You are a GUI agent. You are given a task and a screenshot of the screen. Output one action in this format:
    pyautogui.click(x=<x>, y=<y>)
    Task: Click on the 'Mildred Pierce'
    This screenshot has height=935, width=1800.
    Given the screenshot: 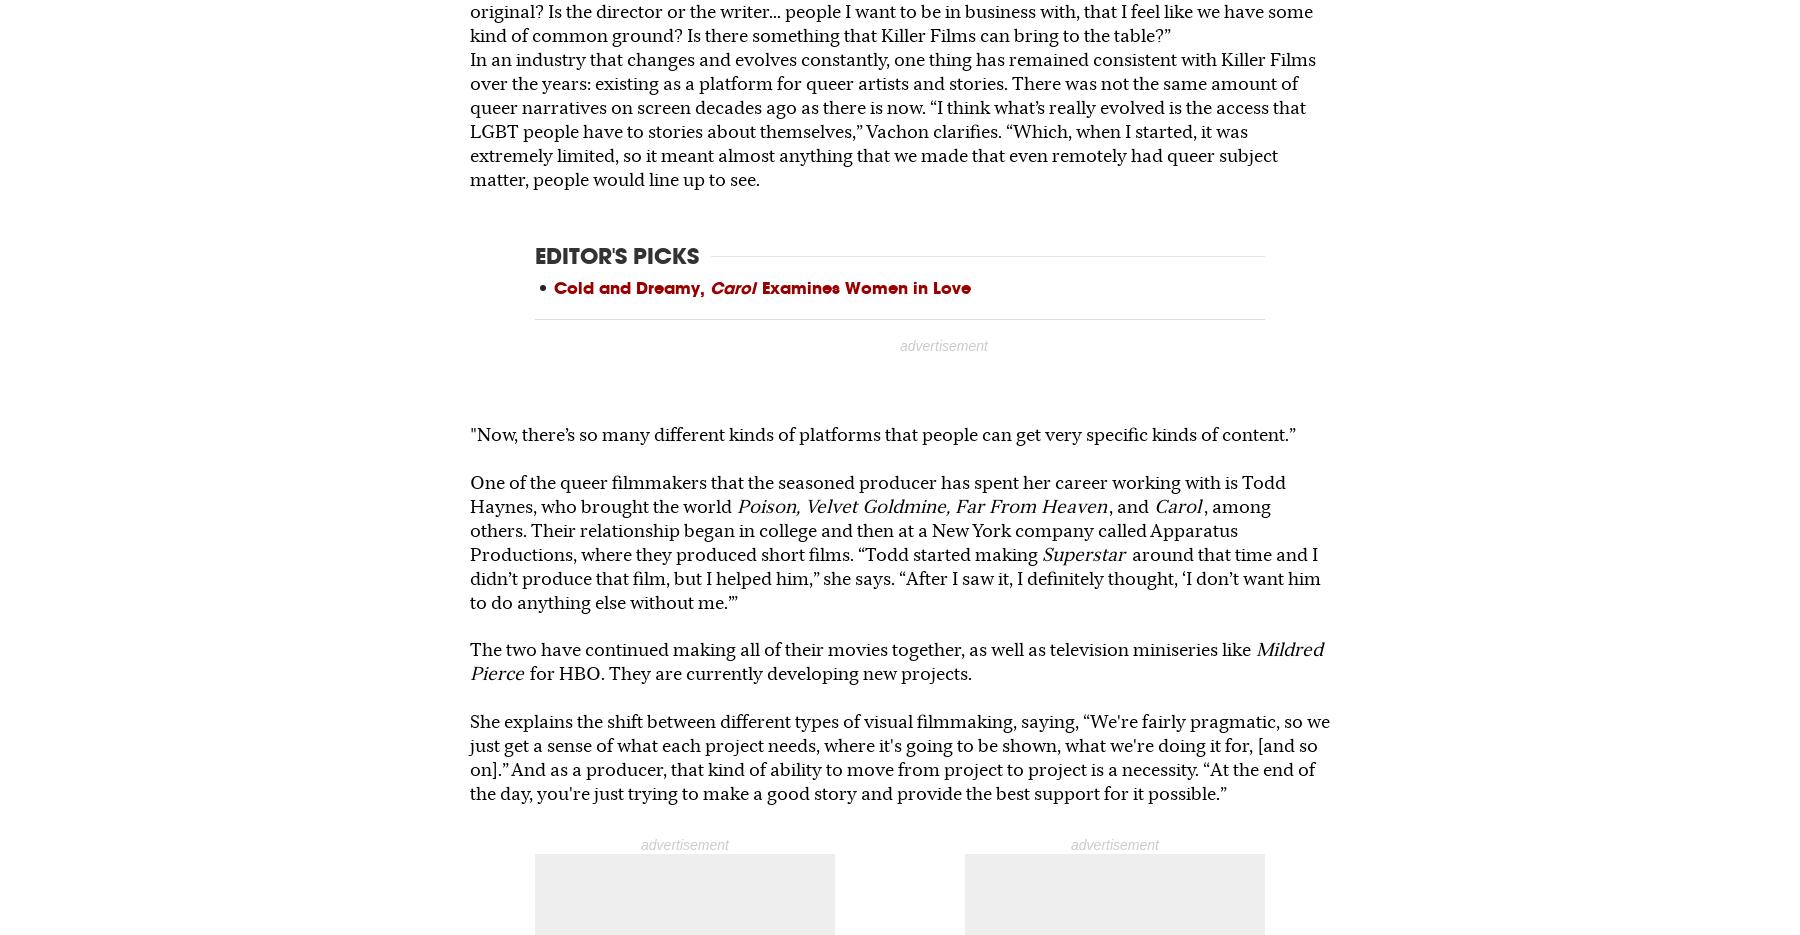 What is the action you would take?
    pyautogui.click(x=896, y=661)
    